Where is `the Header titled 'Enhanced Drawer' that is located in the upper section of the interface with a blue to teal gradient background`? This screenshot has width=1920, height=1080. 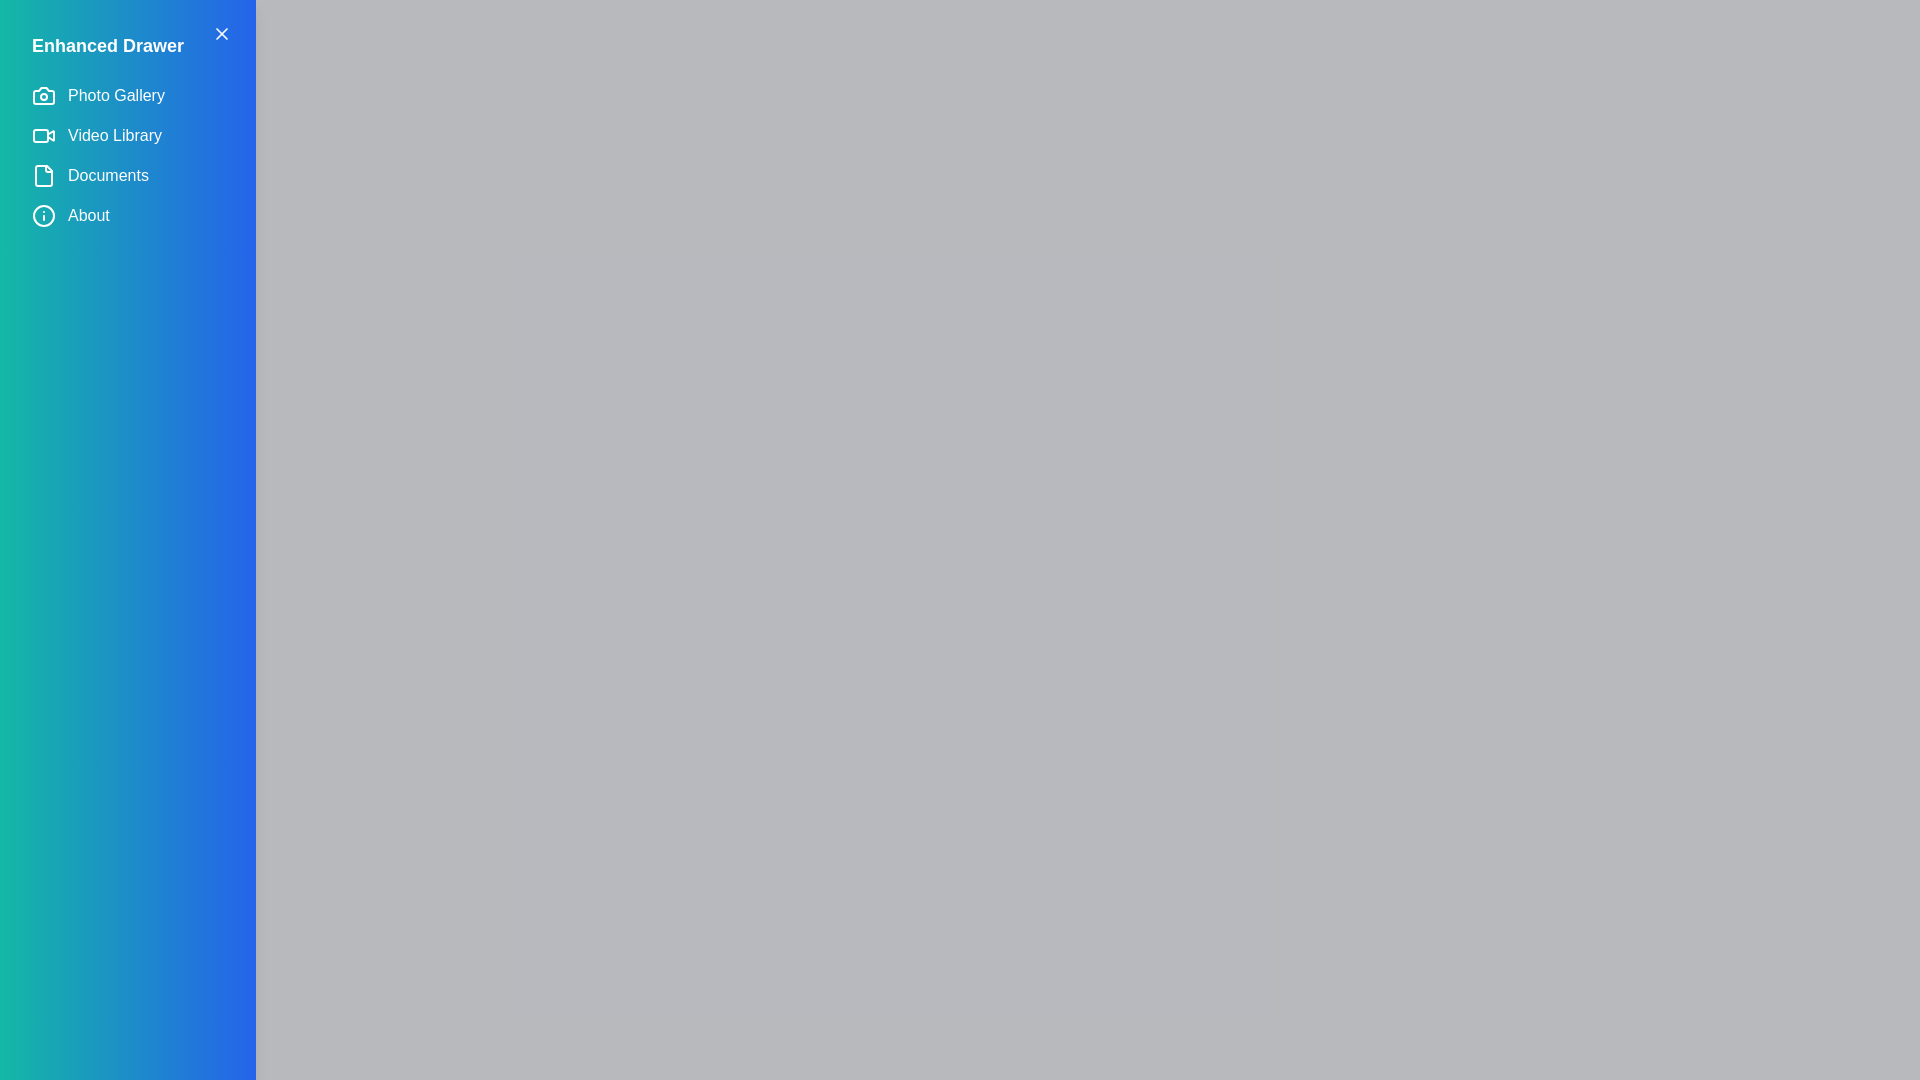 the Header titled 'Enhanced Drawer' that is located in the upper section of the interface with a blue to teal gradient background is located at coordinates (127, 45).